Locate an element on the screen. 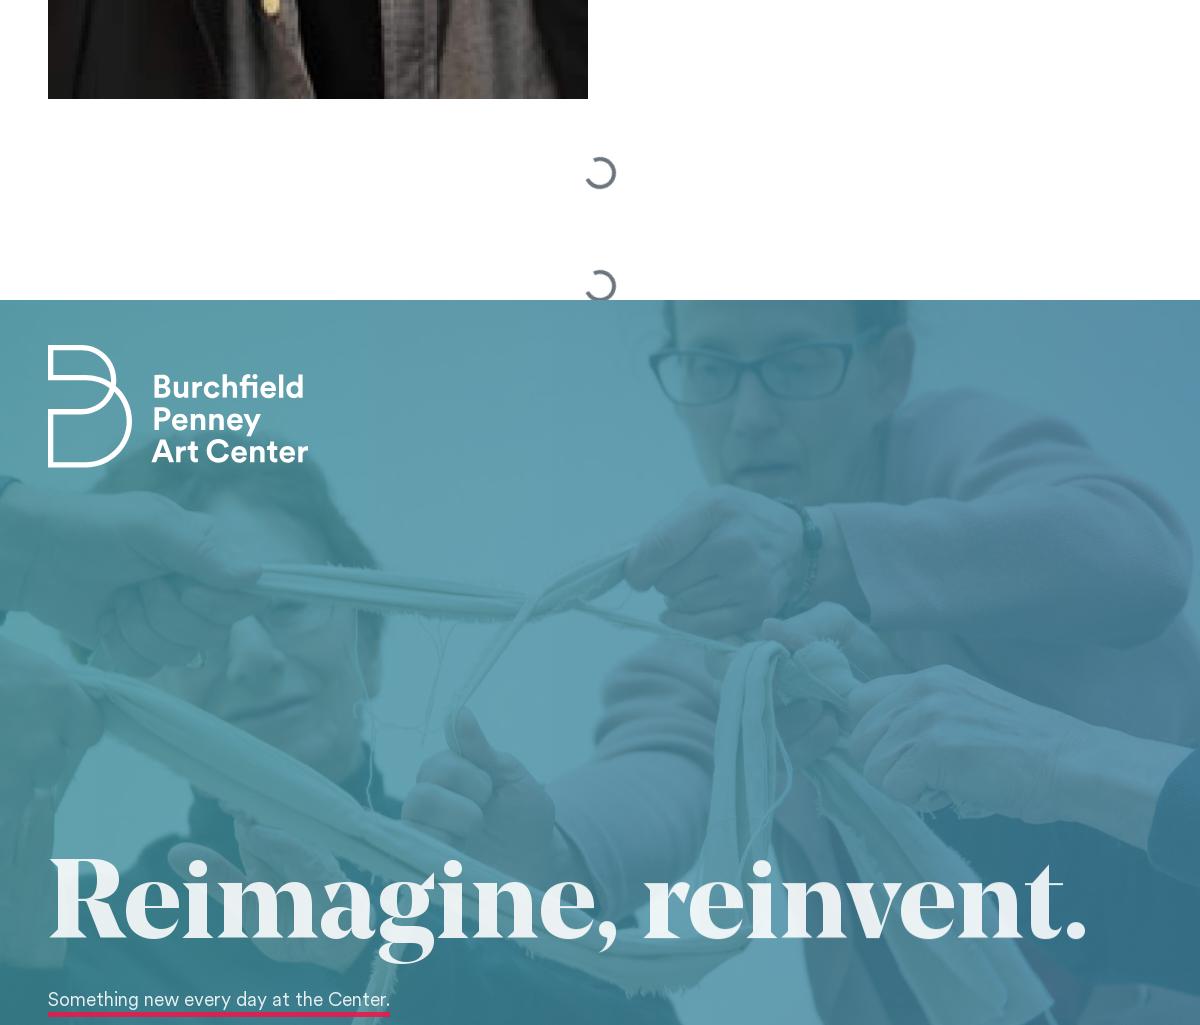 The image size is (1200, 1025). 'Site Map' is located at coordinates (1118, 568).